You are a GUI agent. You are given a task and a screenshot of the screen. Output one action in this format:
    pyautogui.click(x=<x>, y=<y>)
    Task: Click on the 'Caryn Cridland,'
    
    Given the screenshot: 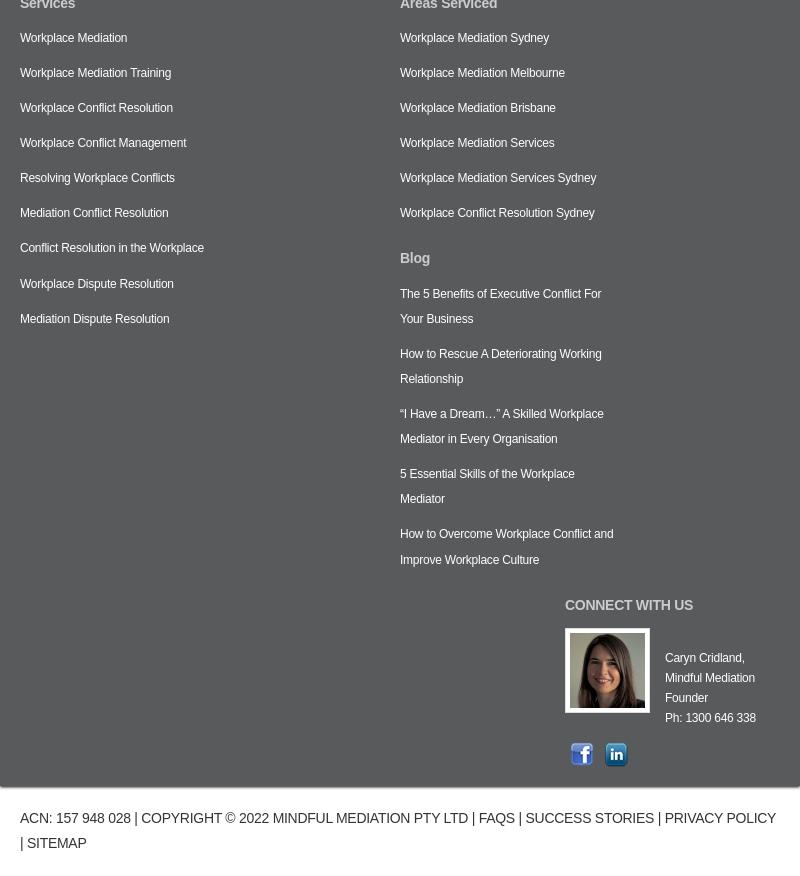 What is the action you would take?
    pyautogui.click(x=703, y=657)
    